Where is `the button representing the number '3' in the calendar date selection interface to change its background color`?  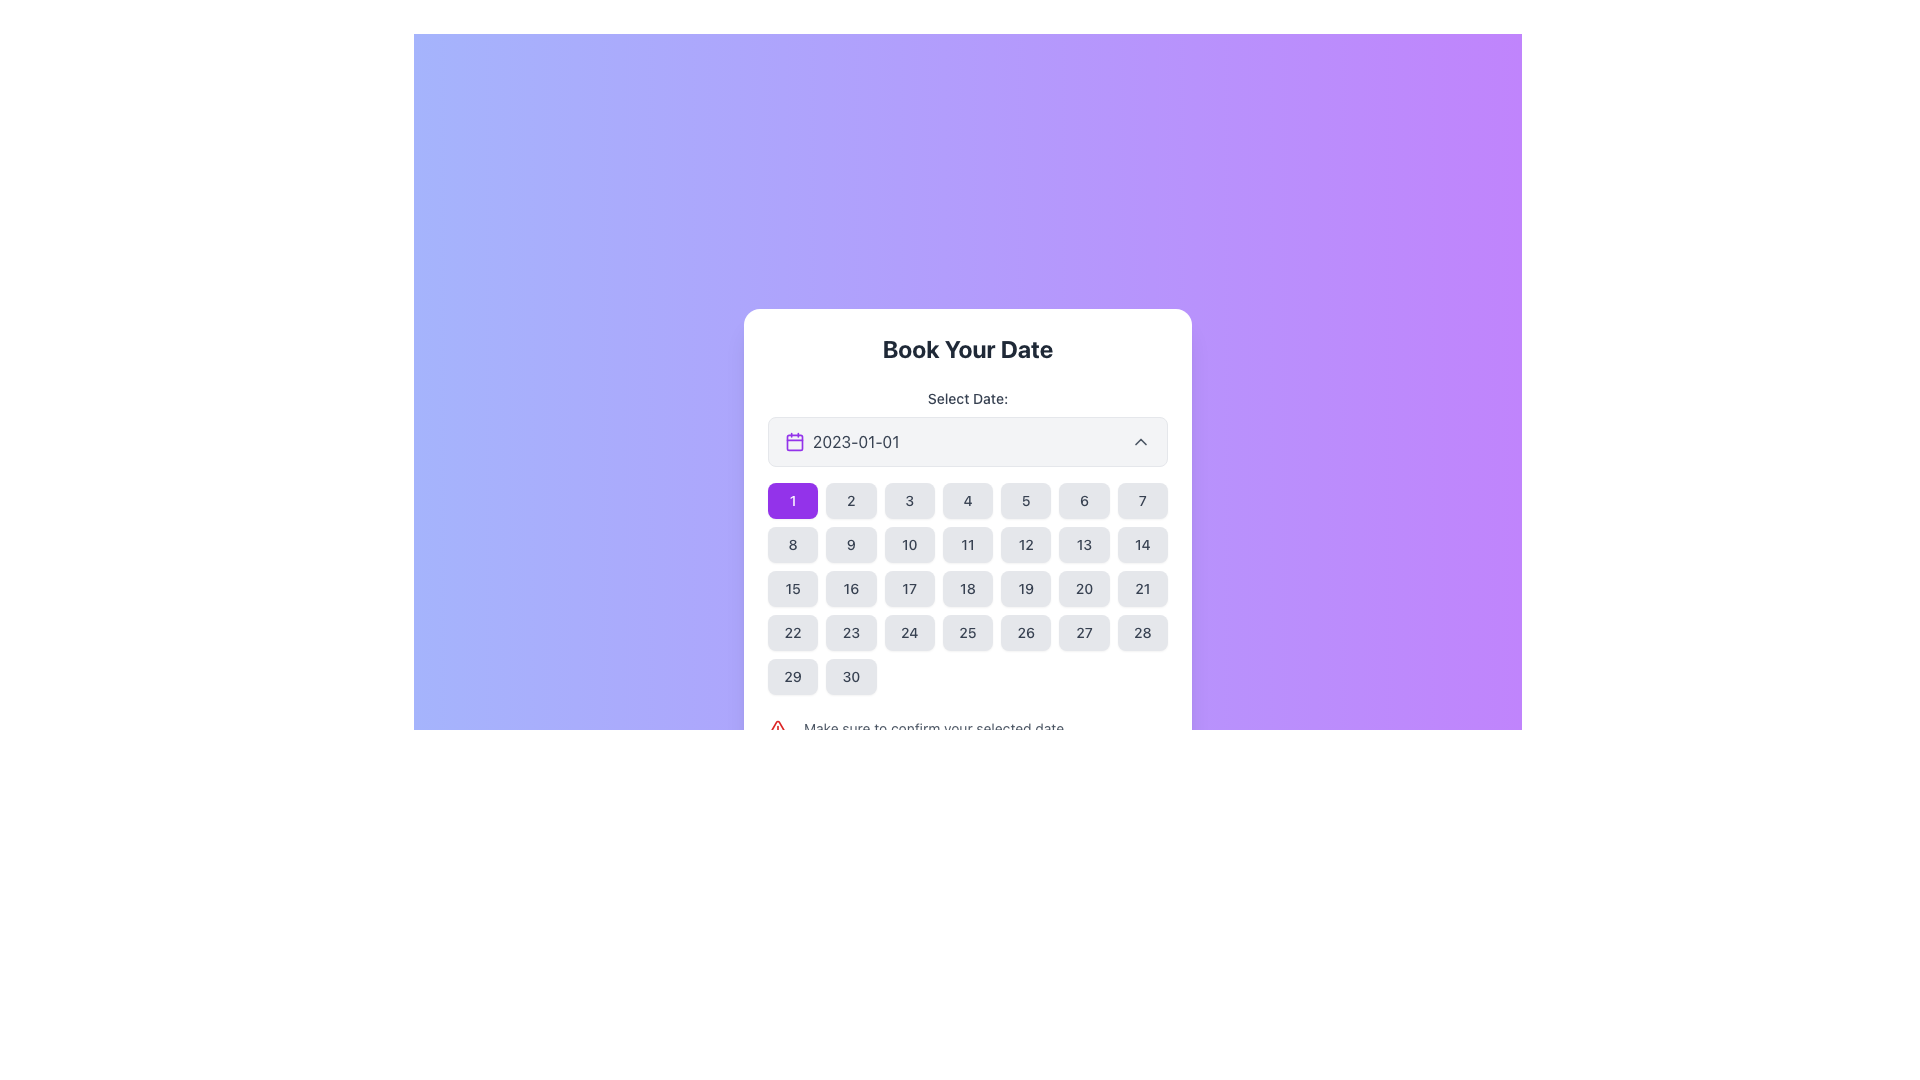 the button representing the number '3' in the calendar date selection interface to change its background color is located at coordinates (908, 500).